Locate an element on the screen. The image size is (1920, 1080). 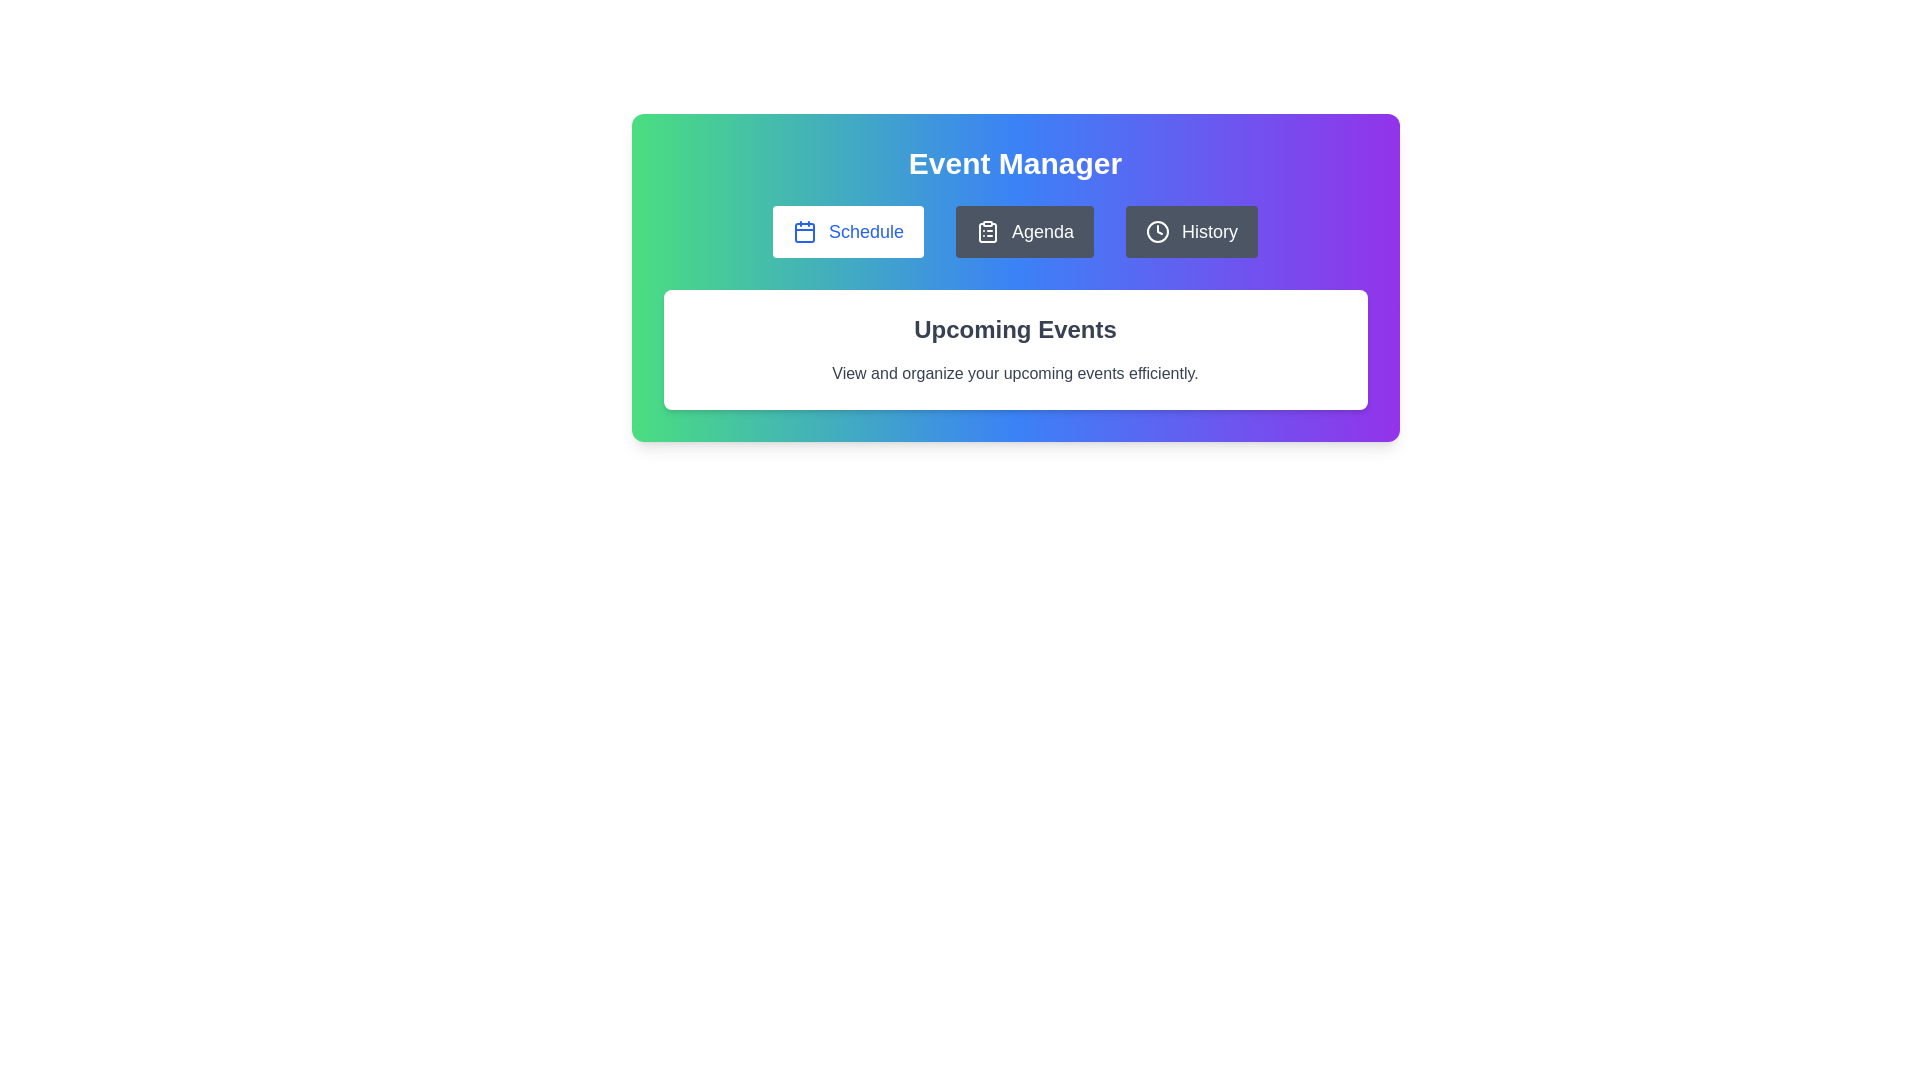
the 'Schedule' button, which is a rectangular button with a white background and blue text, located above 'Upcoming Events' and below 'Event Manager' is located at coordinates (848, 230).